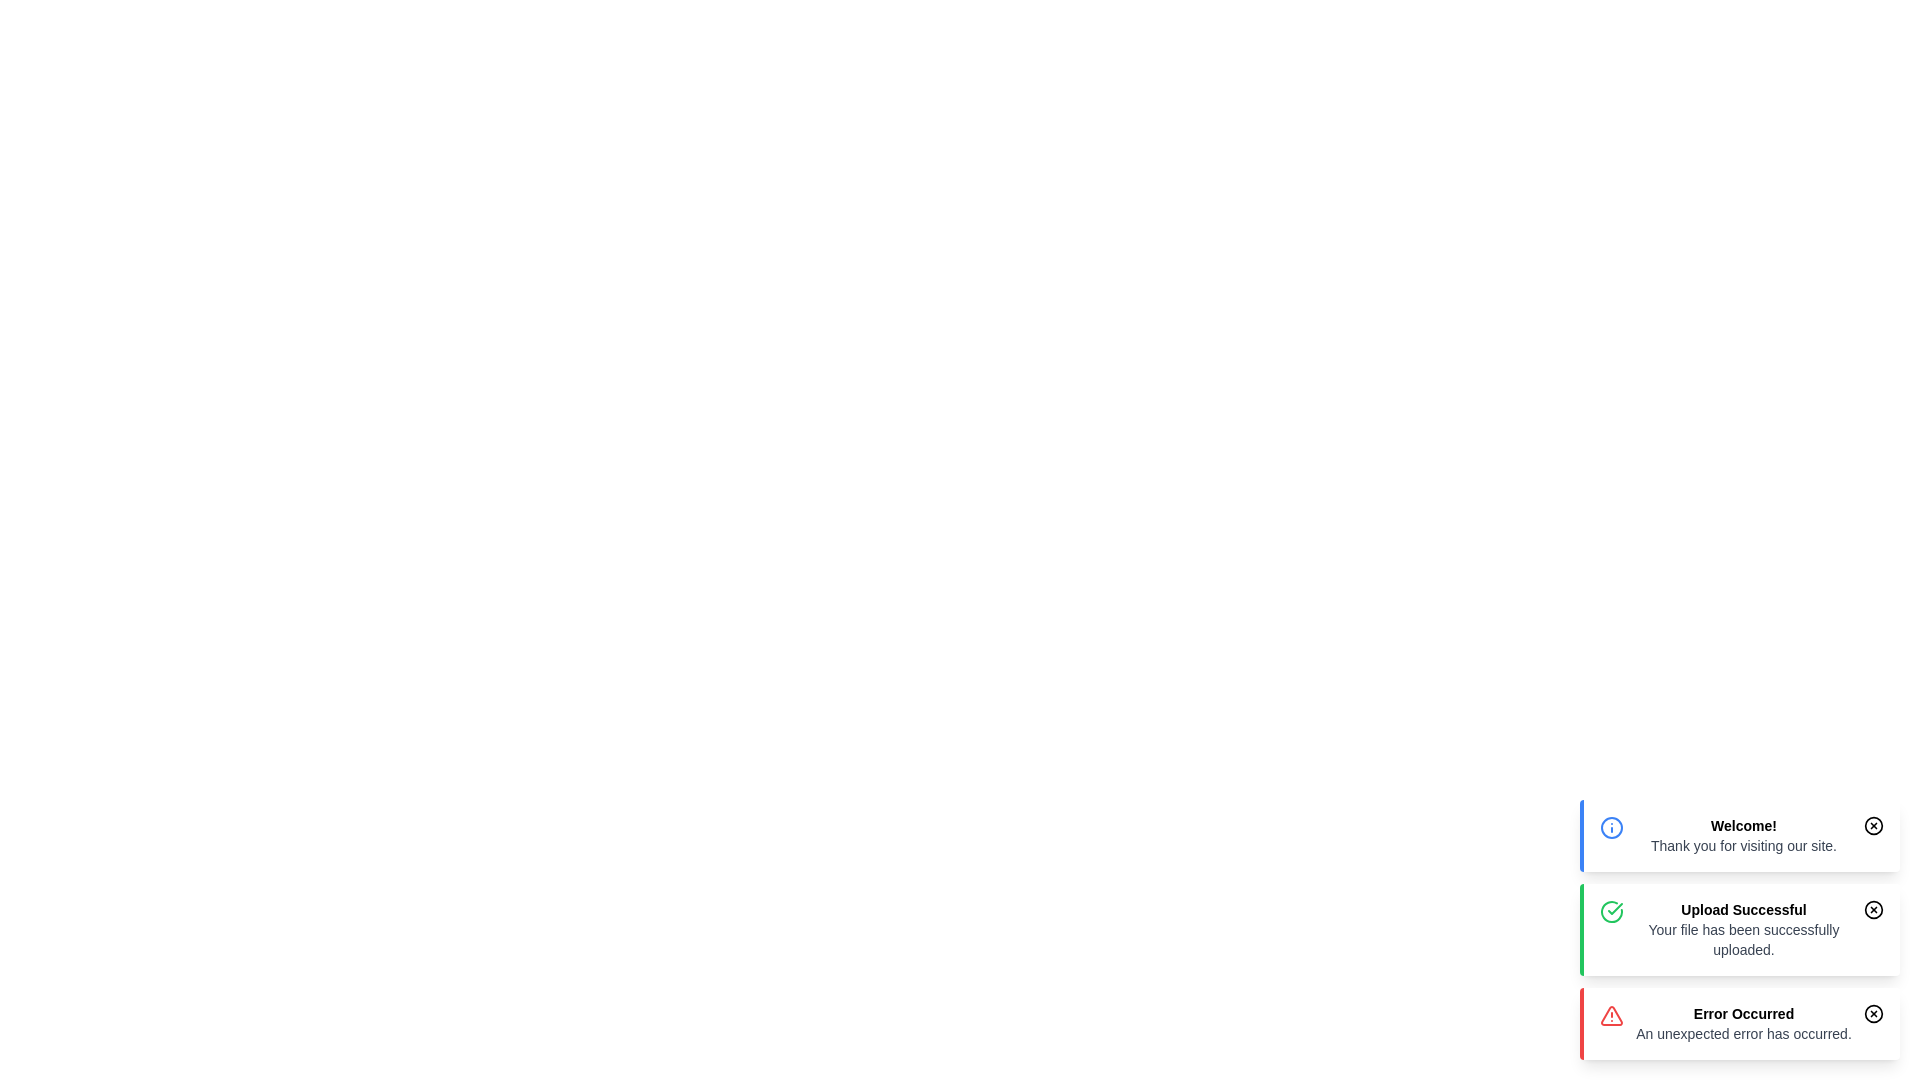 The height and width of the screenshot is (1080, 1920). I want to click on the greeting text element located in the upper part of the notification card, so click(1742, 825).